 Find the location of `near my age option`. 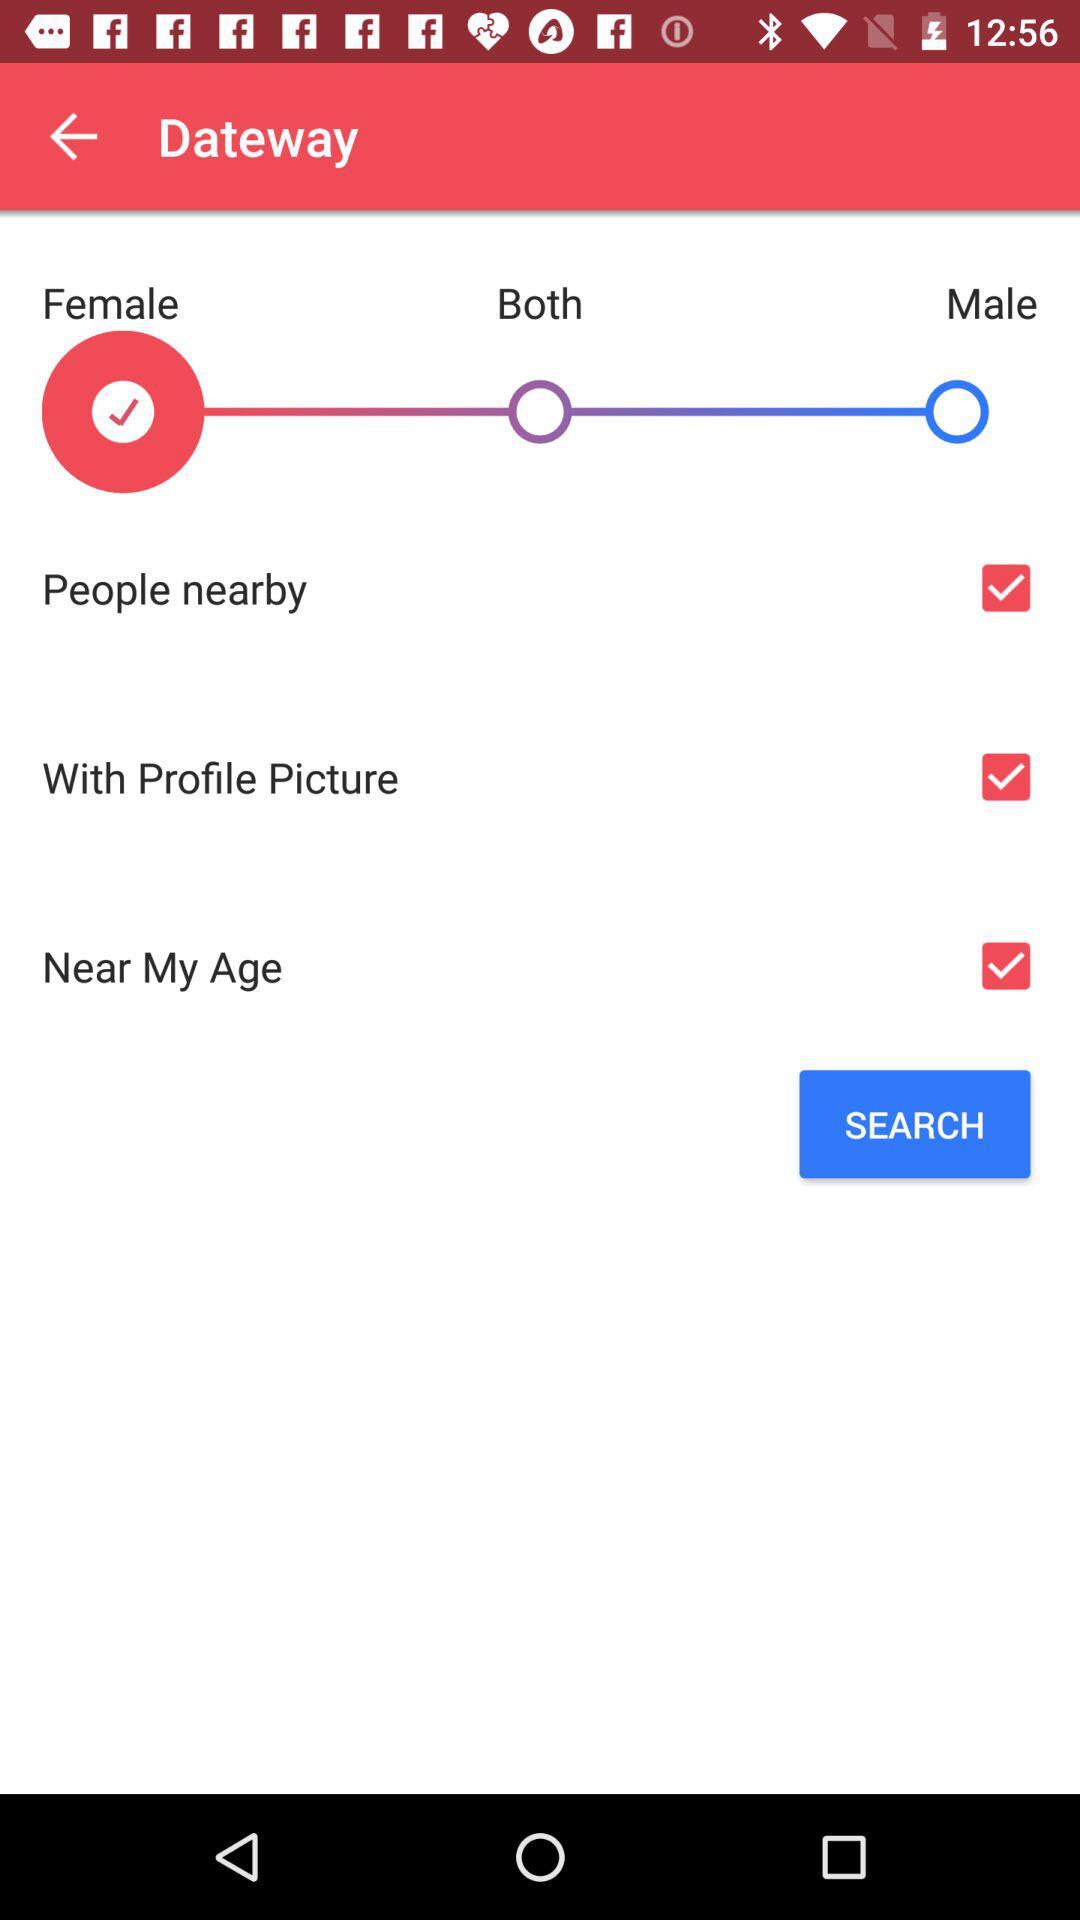

near my age option is located at coordinates (1005, 965).